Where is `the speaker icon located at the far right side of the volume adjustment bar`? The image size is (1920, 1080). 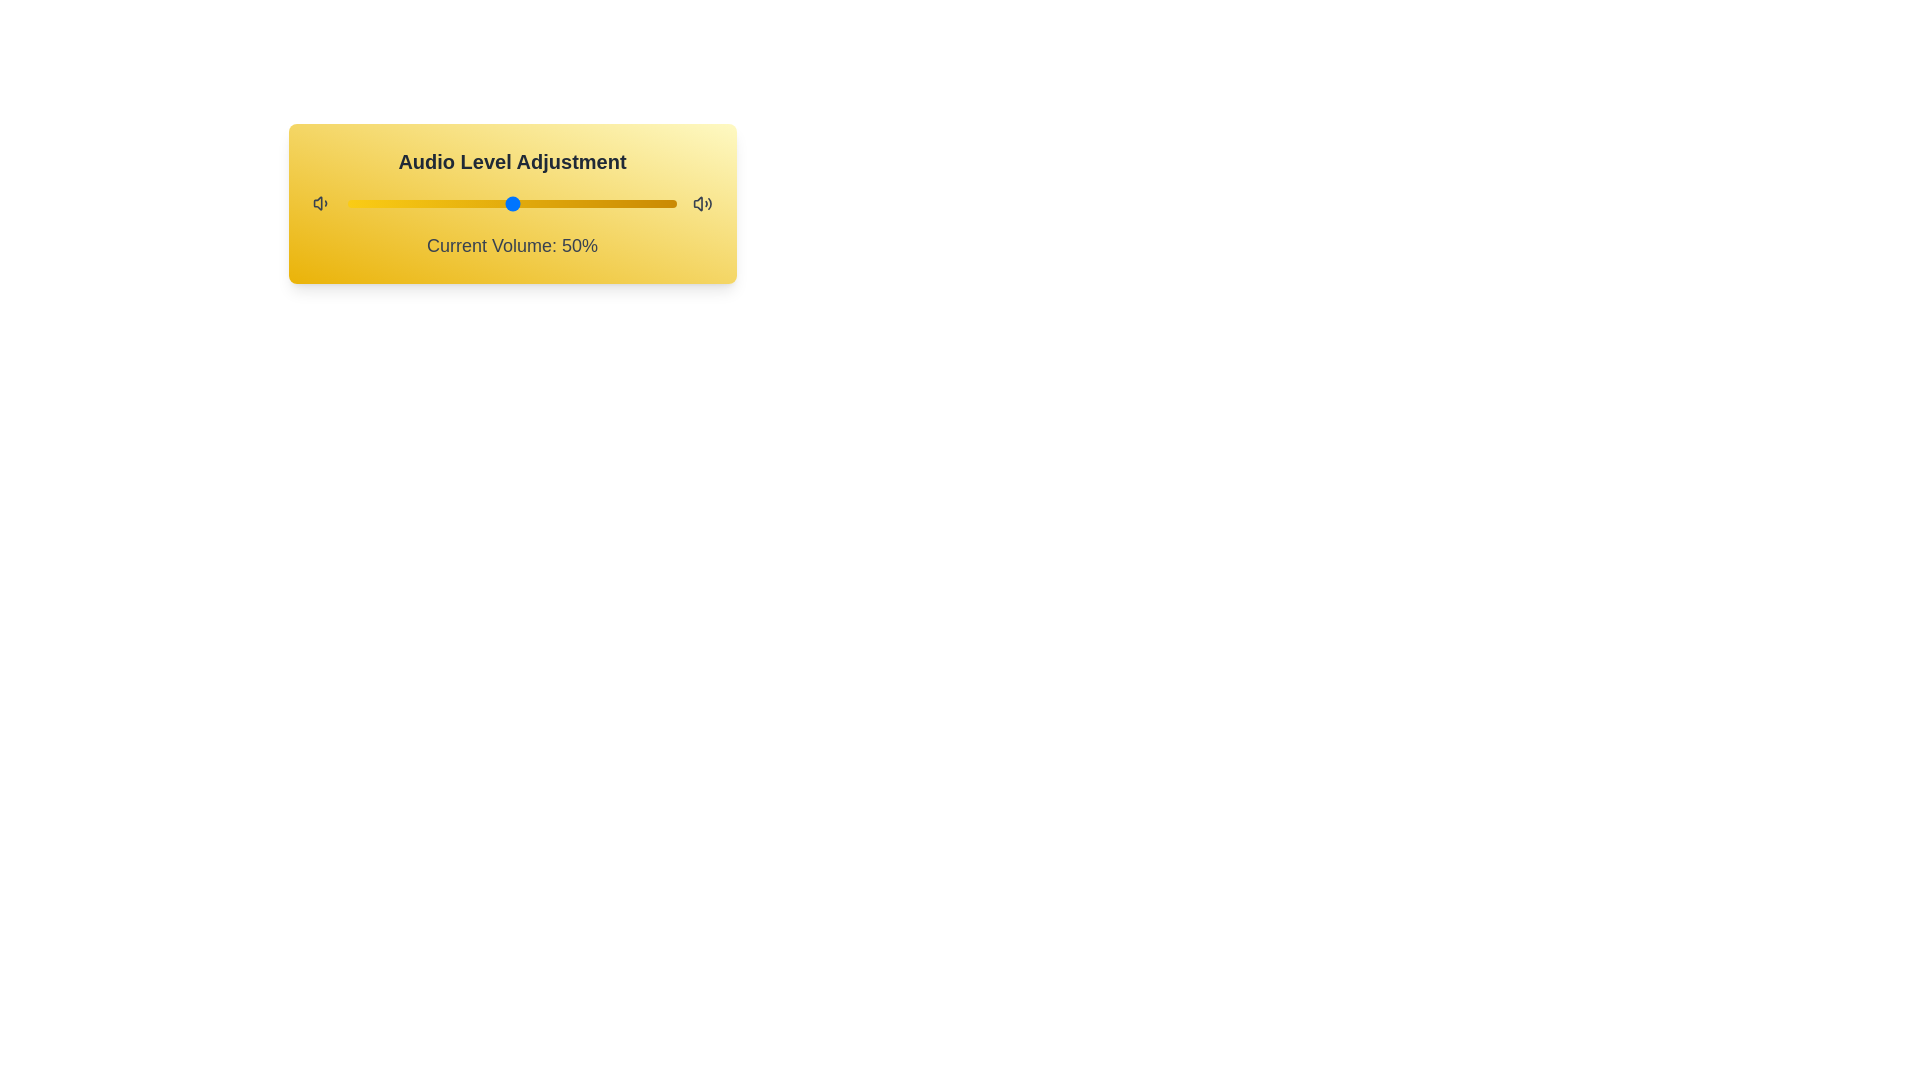 the speaker icon located at the far right side of the volume adjustment bar is located at coordinates (697, 204).